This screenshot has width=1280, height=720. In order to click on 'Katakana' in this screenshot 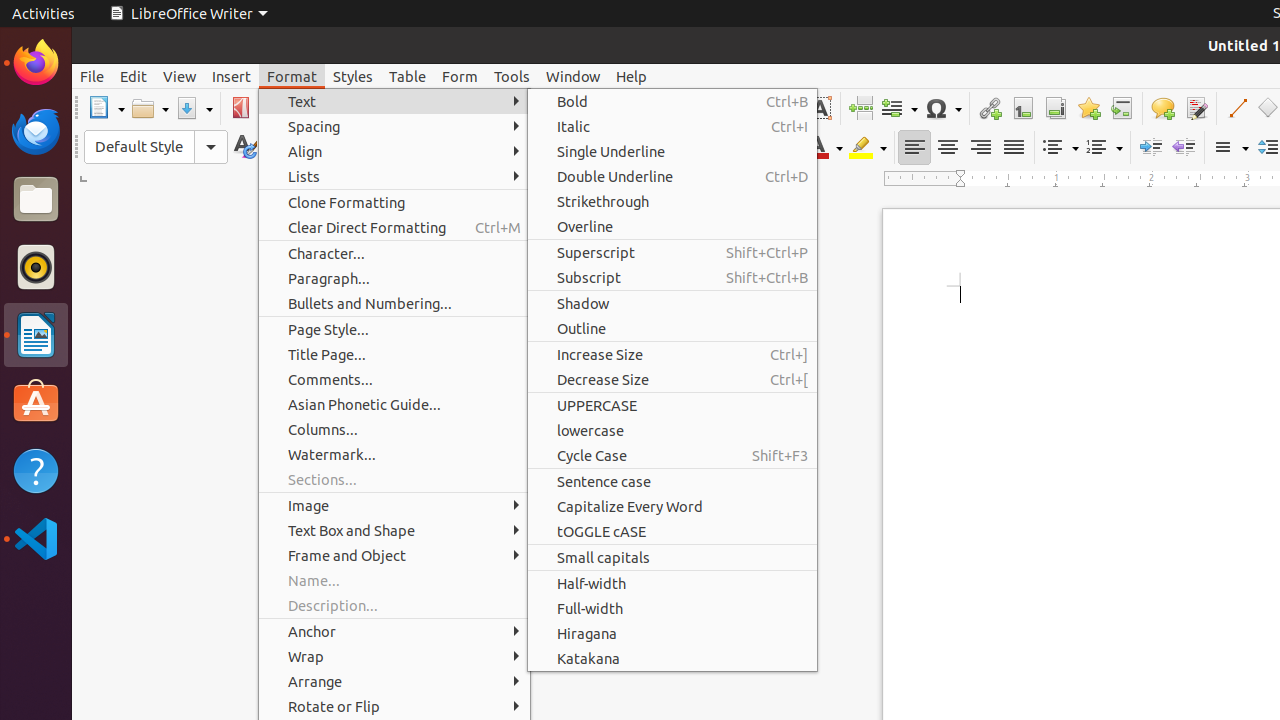, I will do `click(672, 658)`.